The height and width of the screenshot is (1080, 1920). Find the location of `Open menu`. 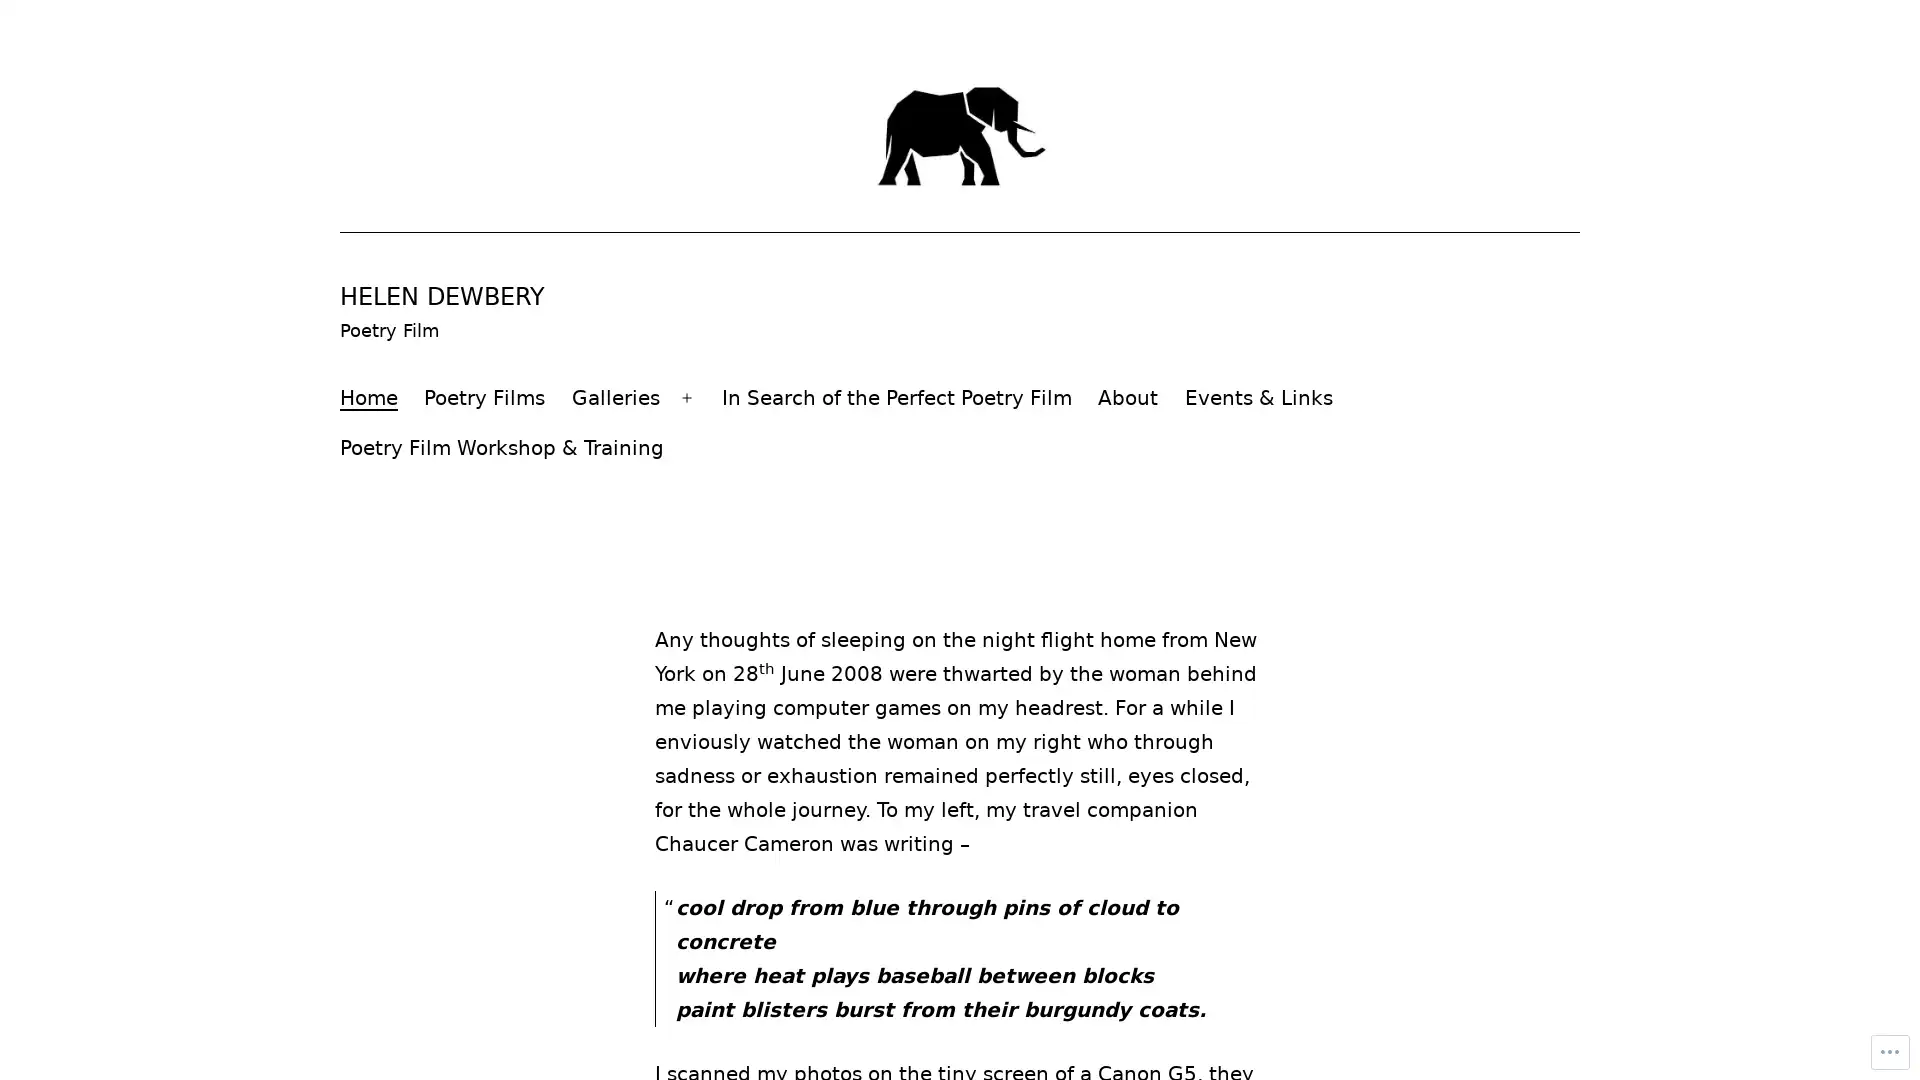

Open menu is located at coordinates (686, 397).